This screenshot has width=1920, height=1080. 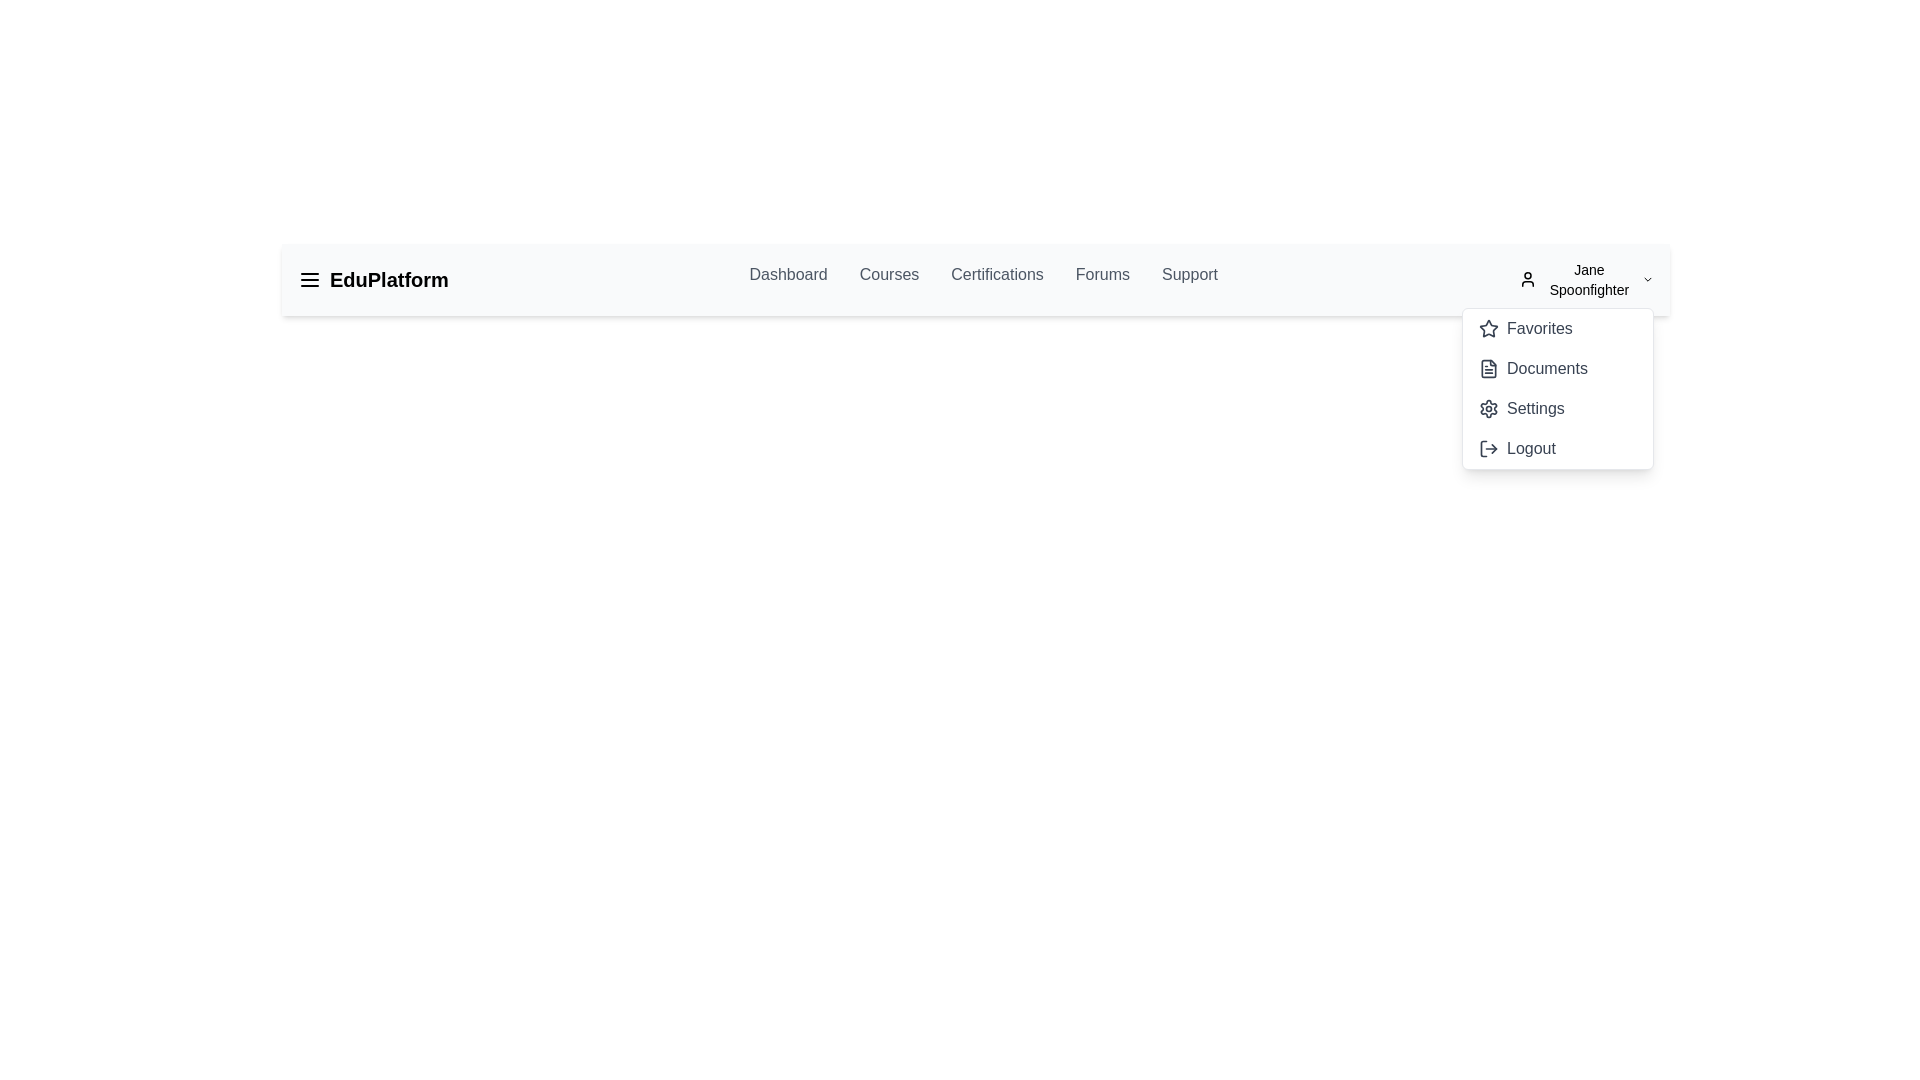 I want to click on the user profile icon, which is a small black outline figure representing a user, located in the top-right navigation bar next to the name 'Jane Spoonfighter', so click(x=1526, y=280).